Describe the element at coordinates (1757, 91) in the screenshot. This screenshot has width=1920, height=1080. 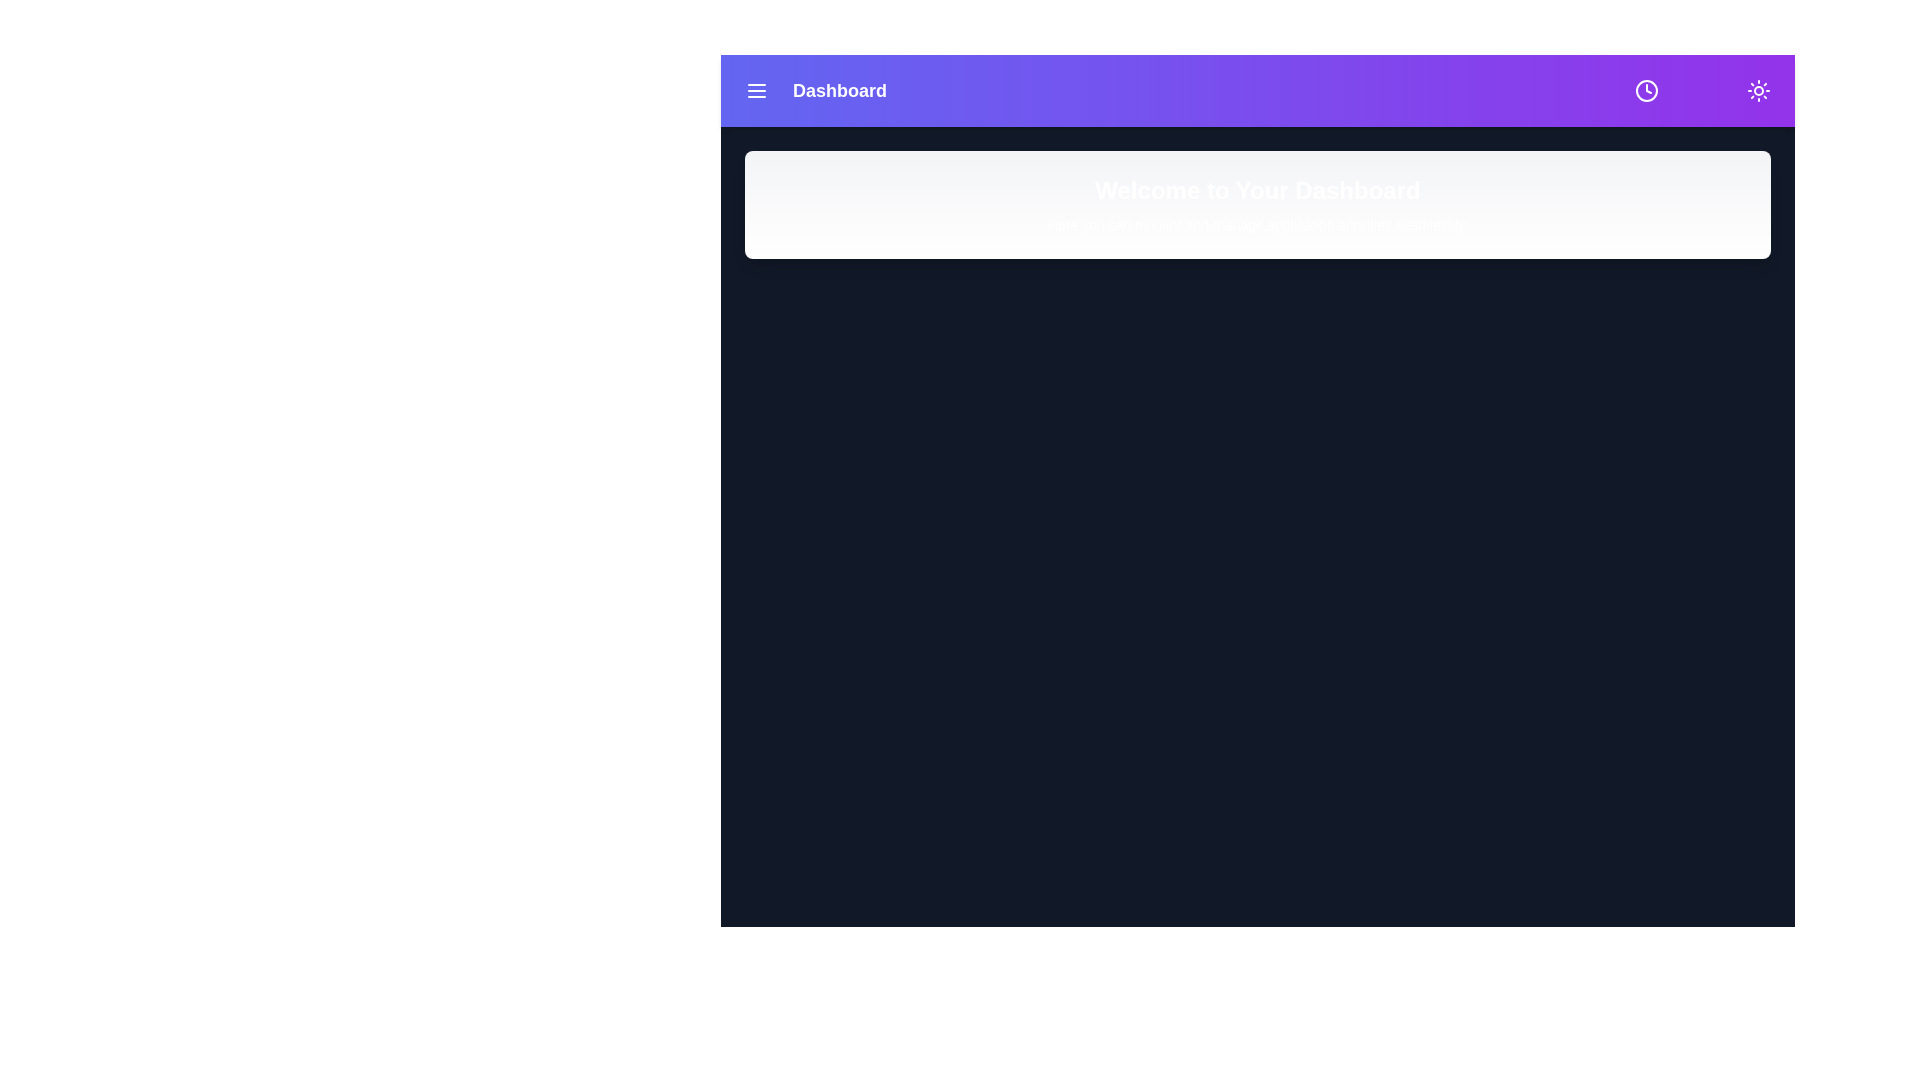
I see `the sun/moon icon to toggle the dark mode` at that location.